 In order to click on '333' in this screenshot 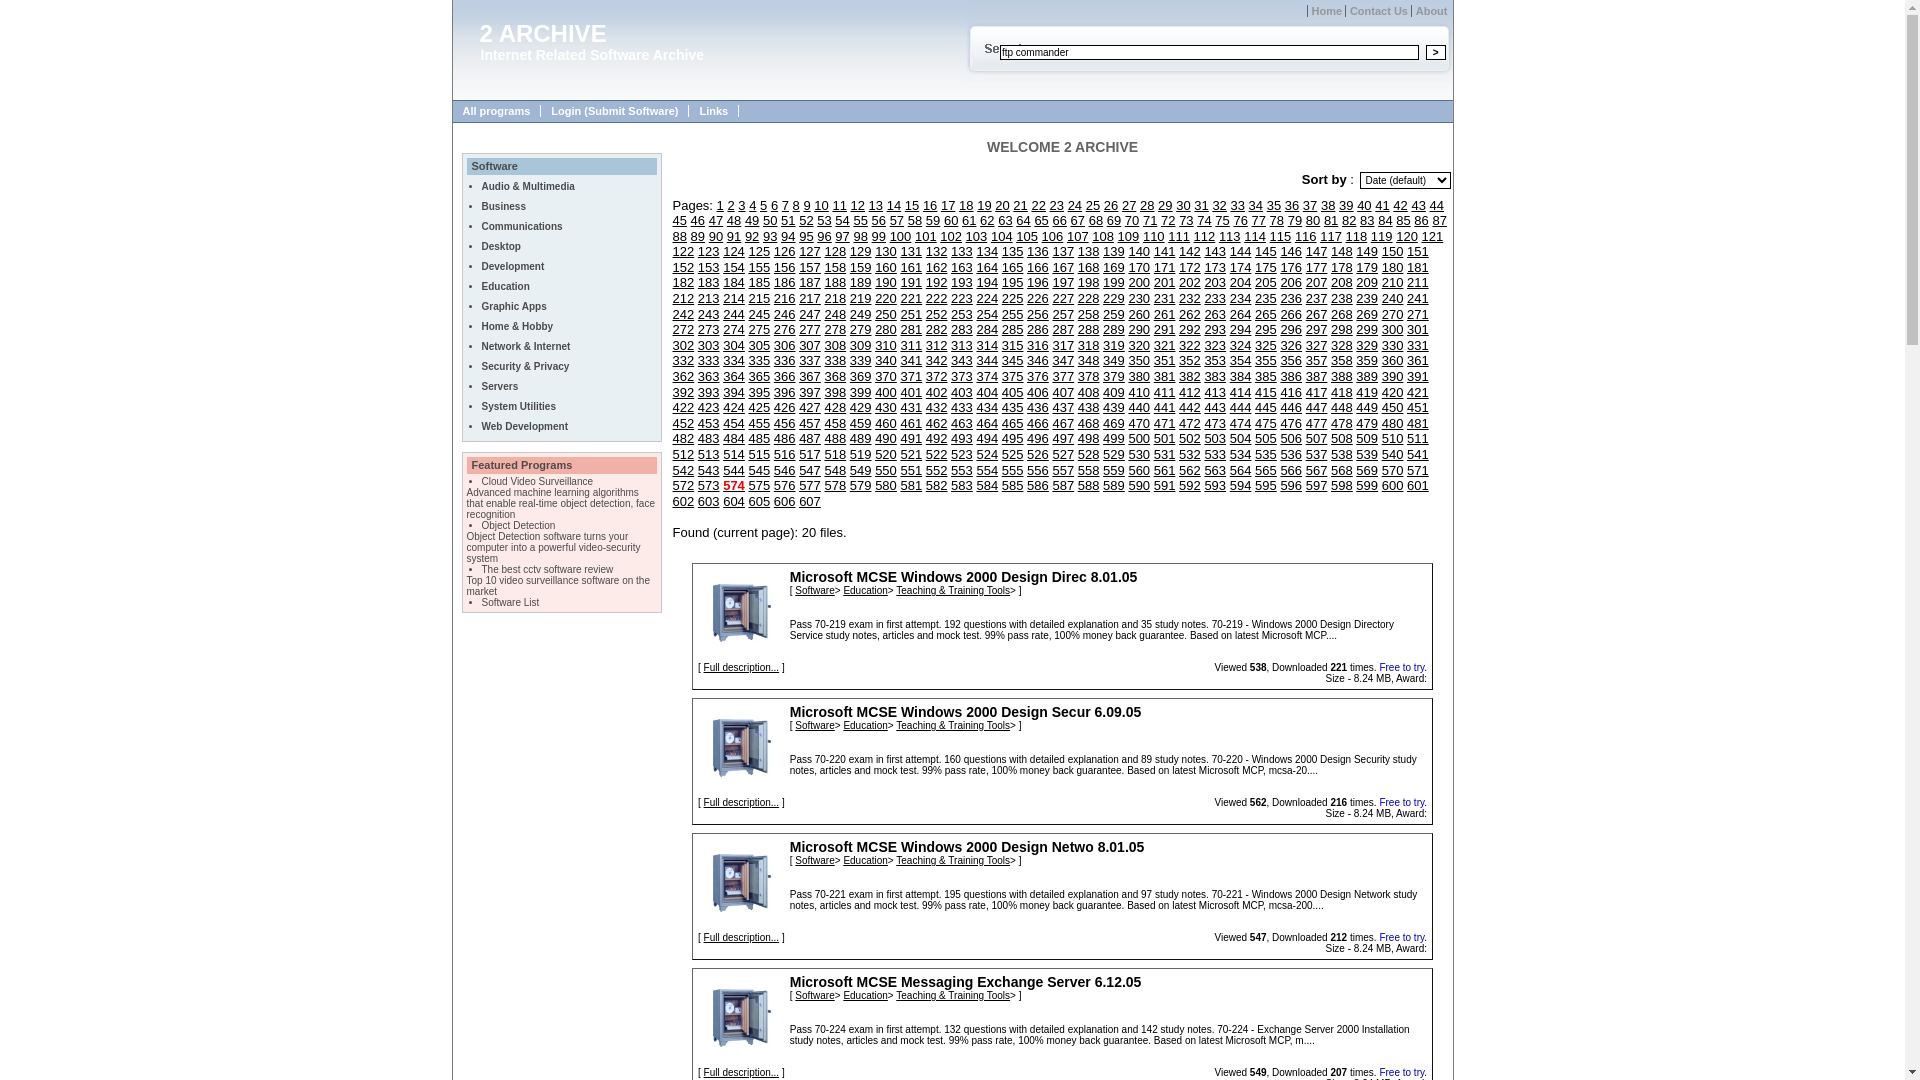, I will do `click(709, 360)`.